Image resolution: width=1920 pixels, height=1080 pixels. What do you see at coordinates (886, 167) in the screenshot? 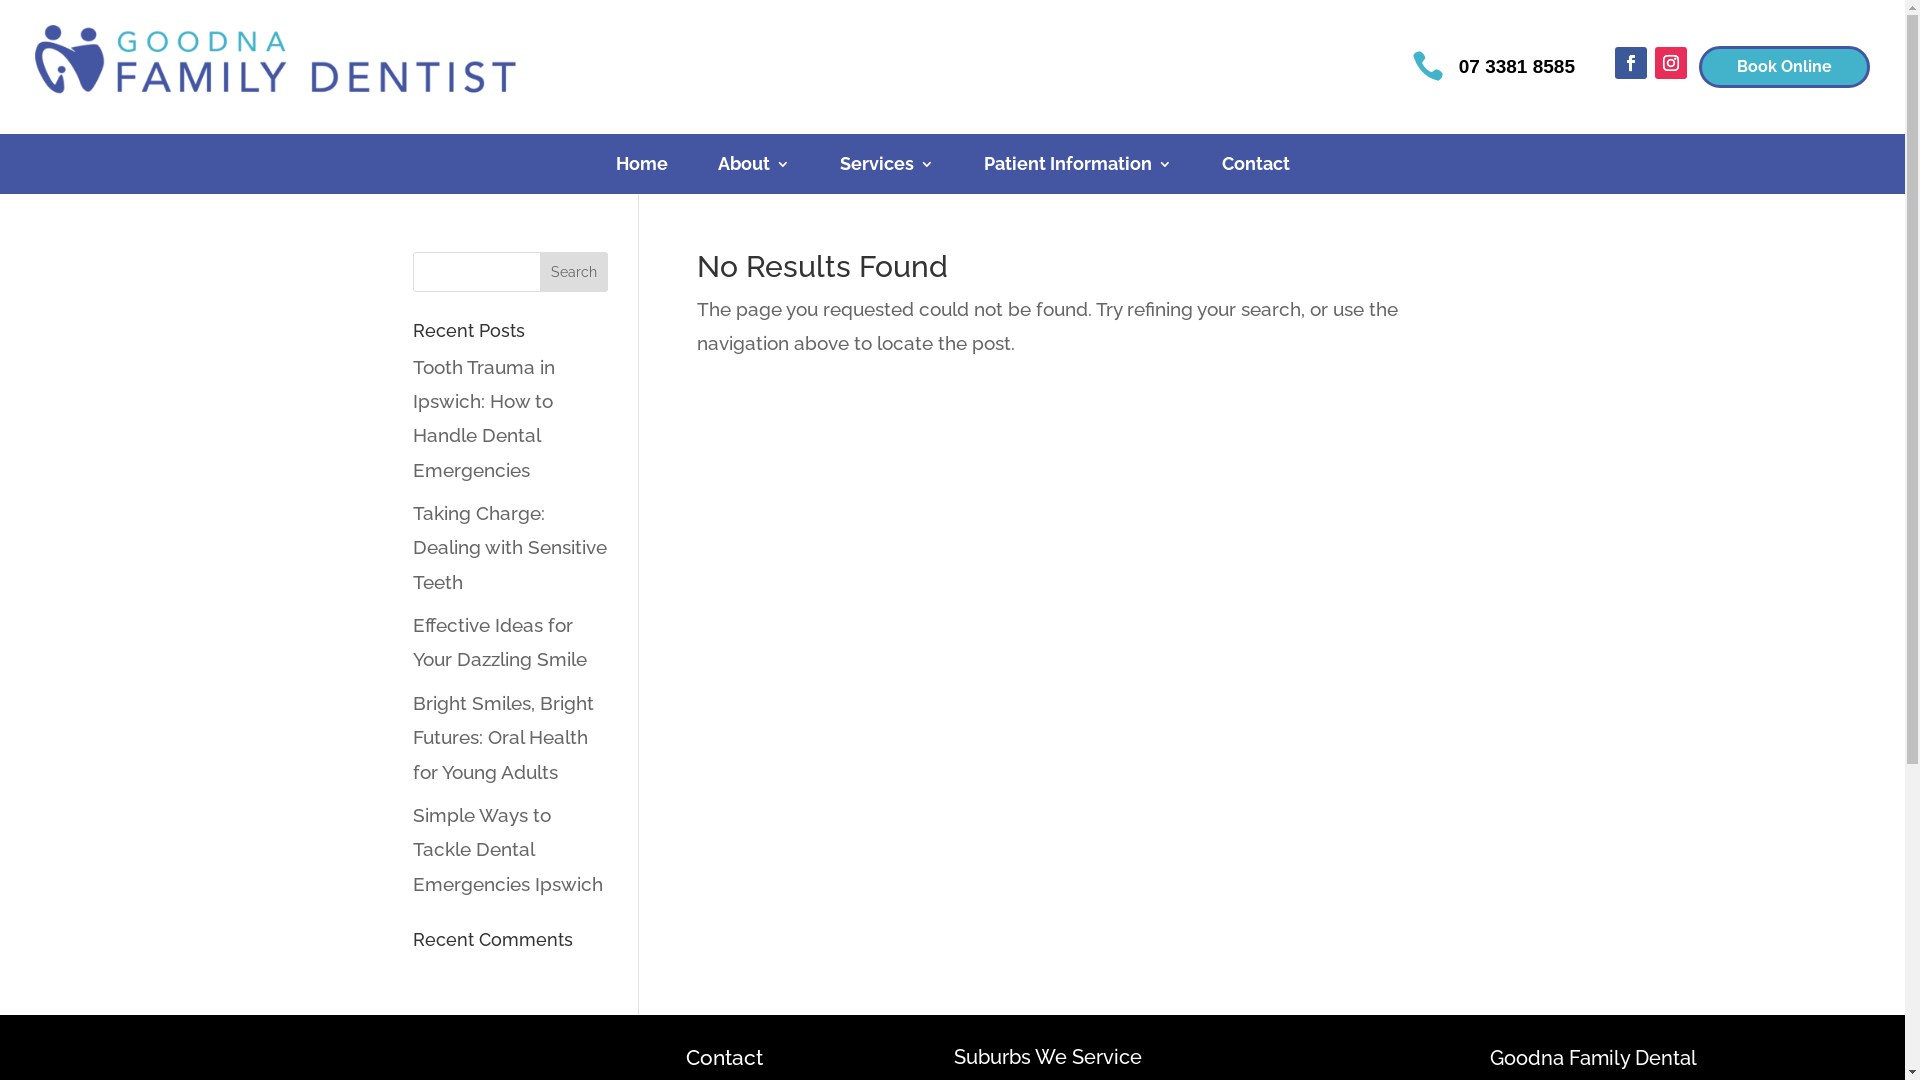
I see `'Services'` at bounding box center [886, 167].